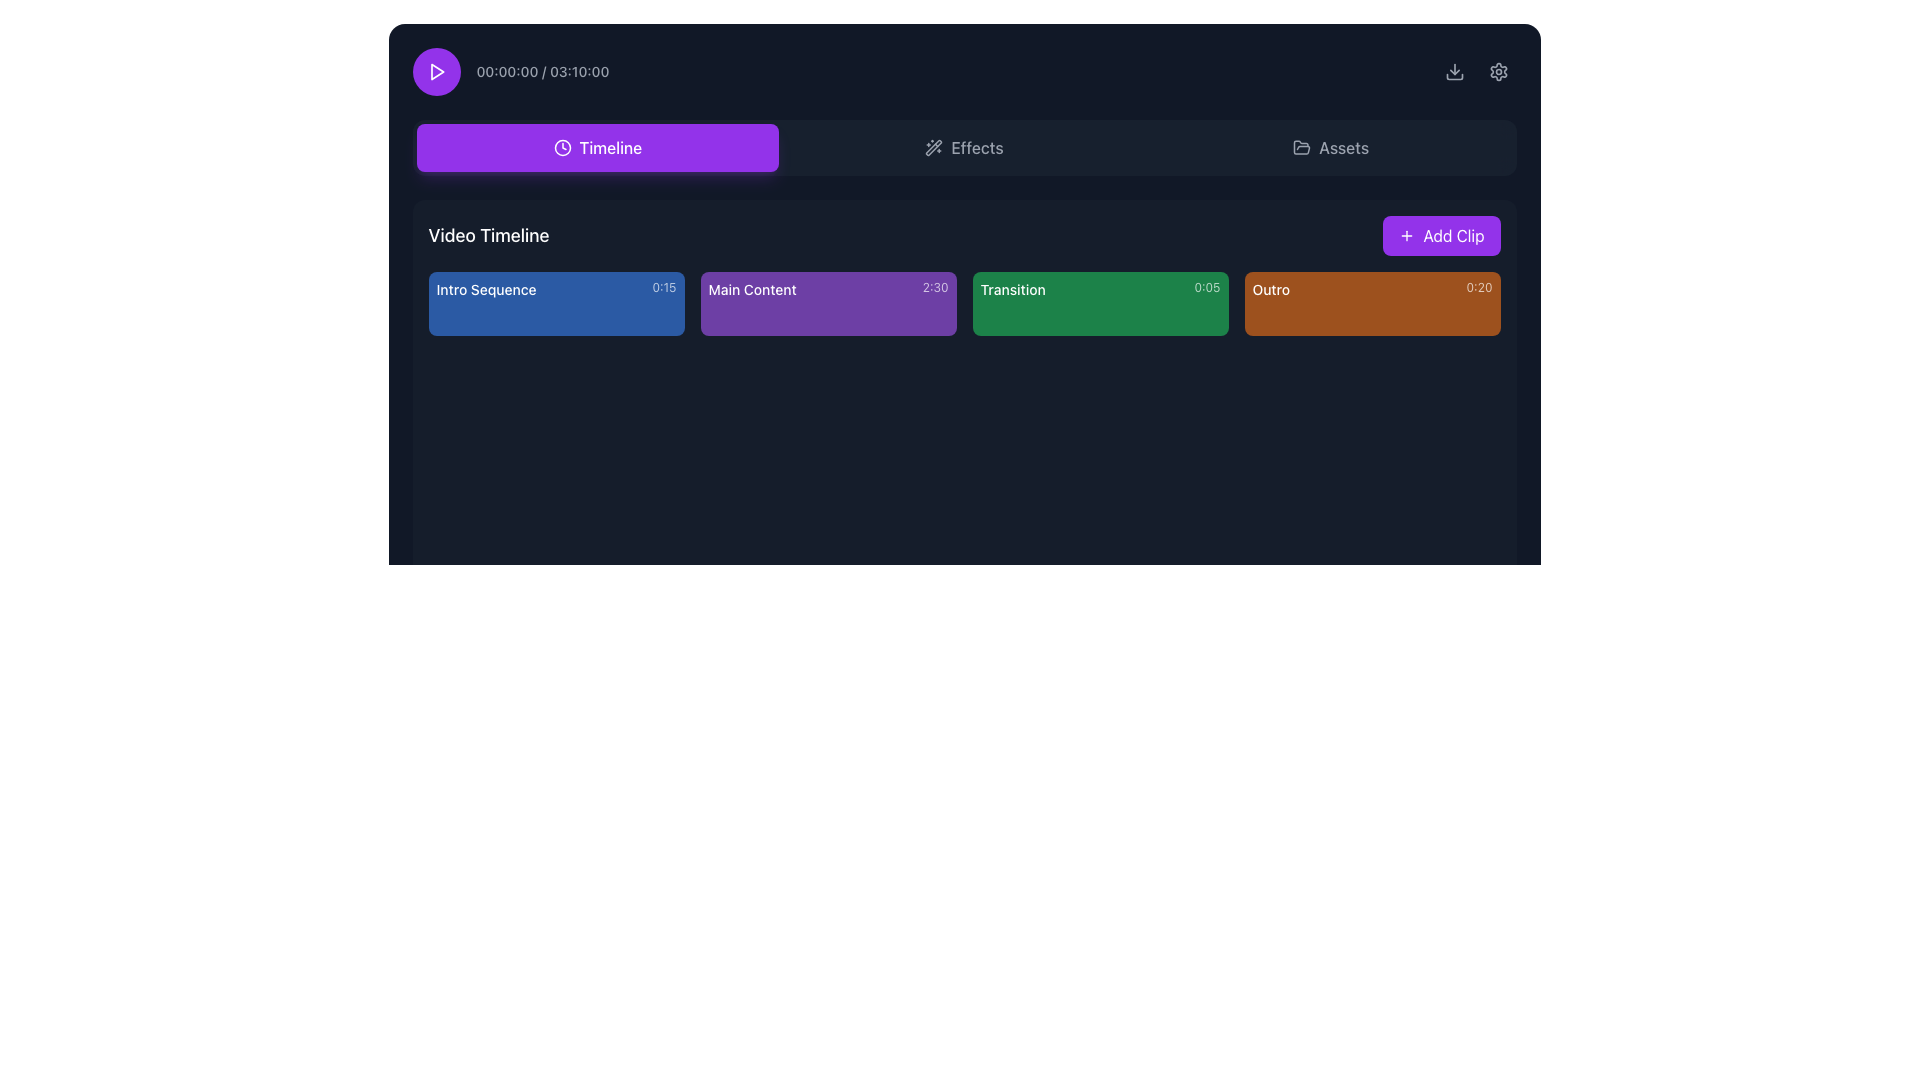 The width and height of the screenshot is (1920, 1080). What do you see at coordinates (561, 146) in the screenshot?
I see `the circular clock icon located to the left of the 'Timeline' button, which features thin strokes in a minimalist design` at bounding box center [561, 146].